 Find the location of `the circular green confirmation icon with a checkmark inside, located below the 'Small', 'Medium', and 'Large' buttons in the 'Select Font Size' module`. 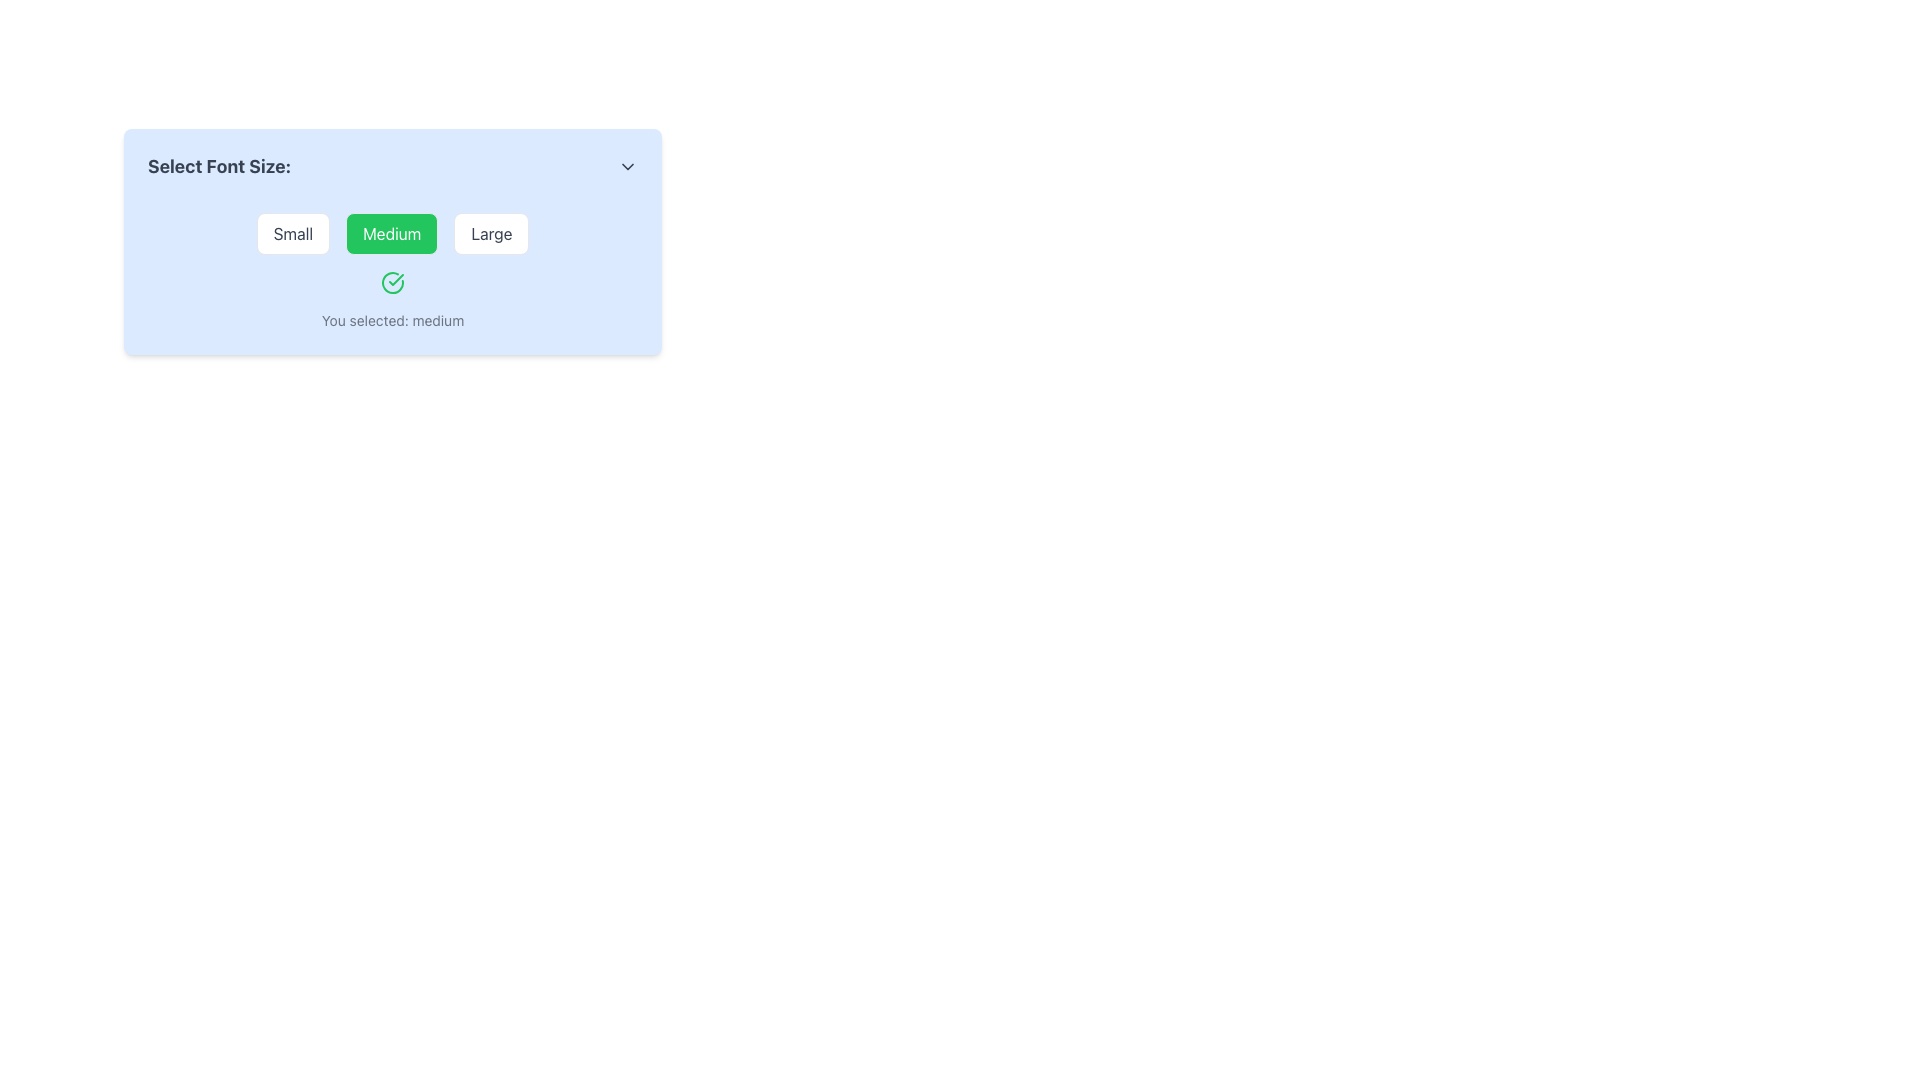

the circular green confirmation icon with a checkmark inside, located below the 'Small', 'Medium', and 'Large' buttons in the 'Select Font Size' module is located at coordinates (393, 282).